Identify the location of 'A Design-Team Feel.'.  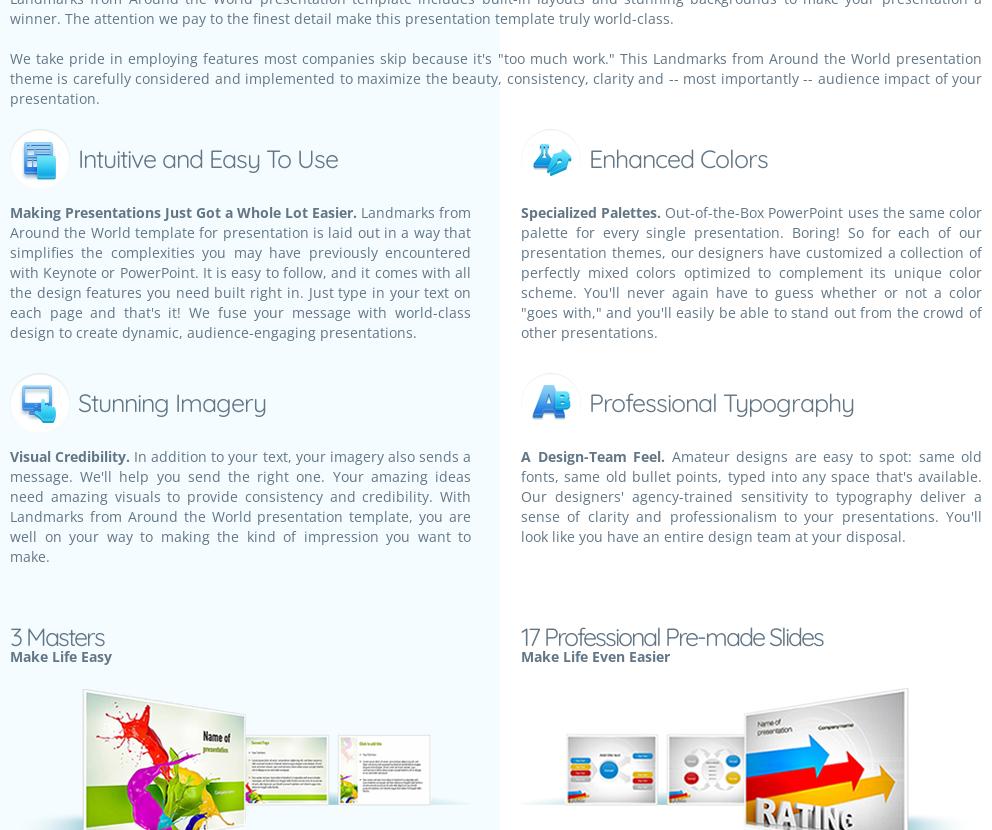
(592, 456).